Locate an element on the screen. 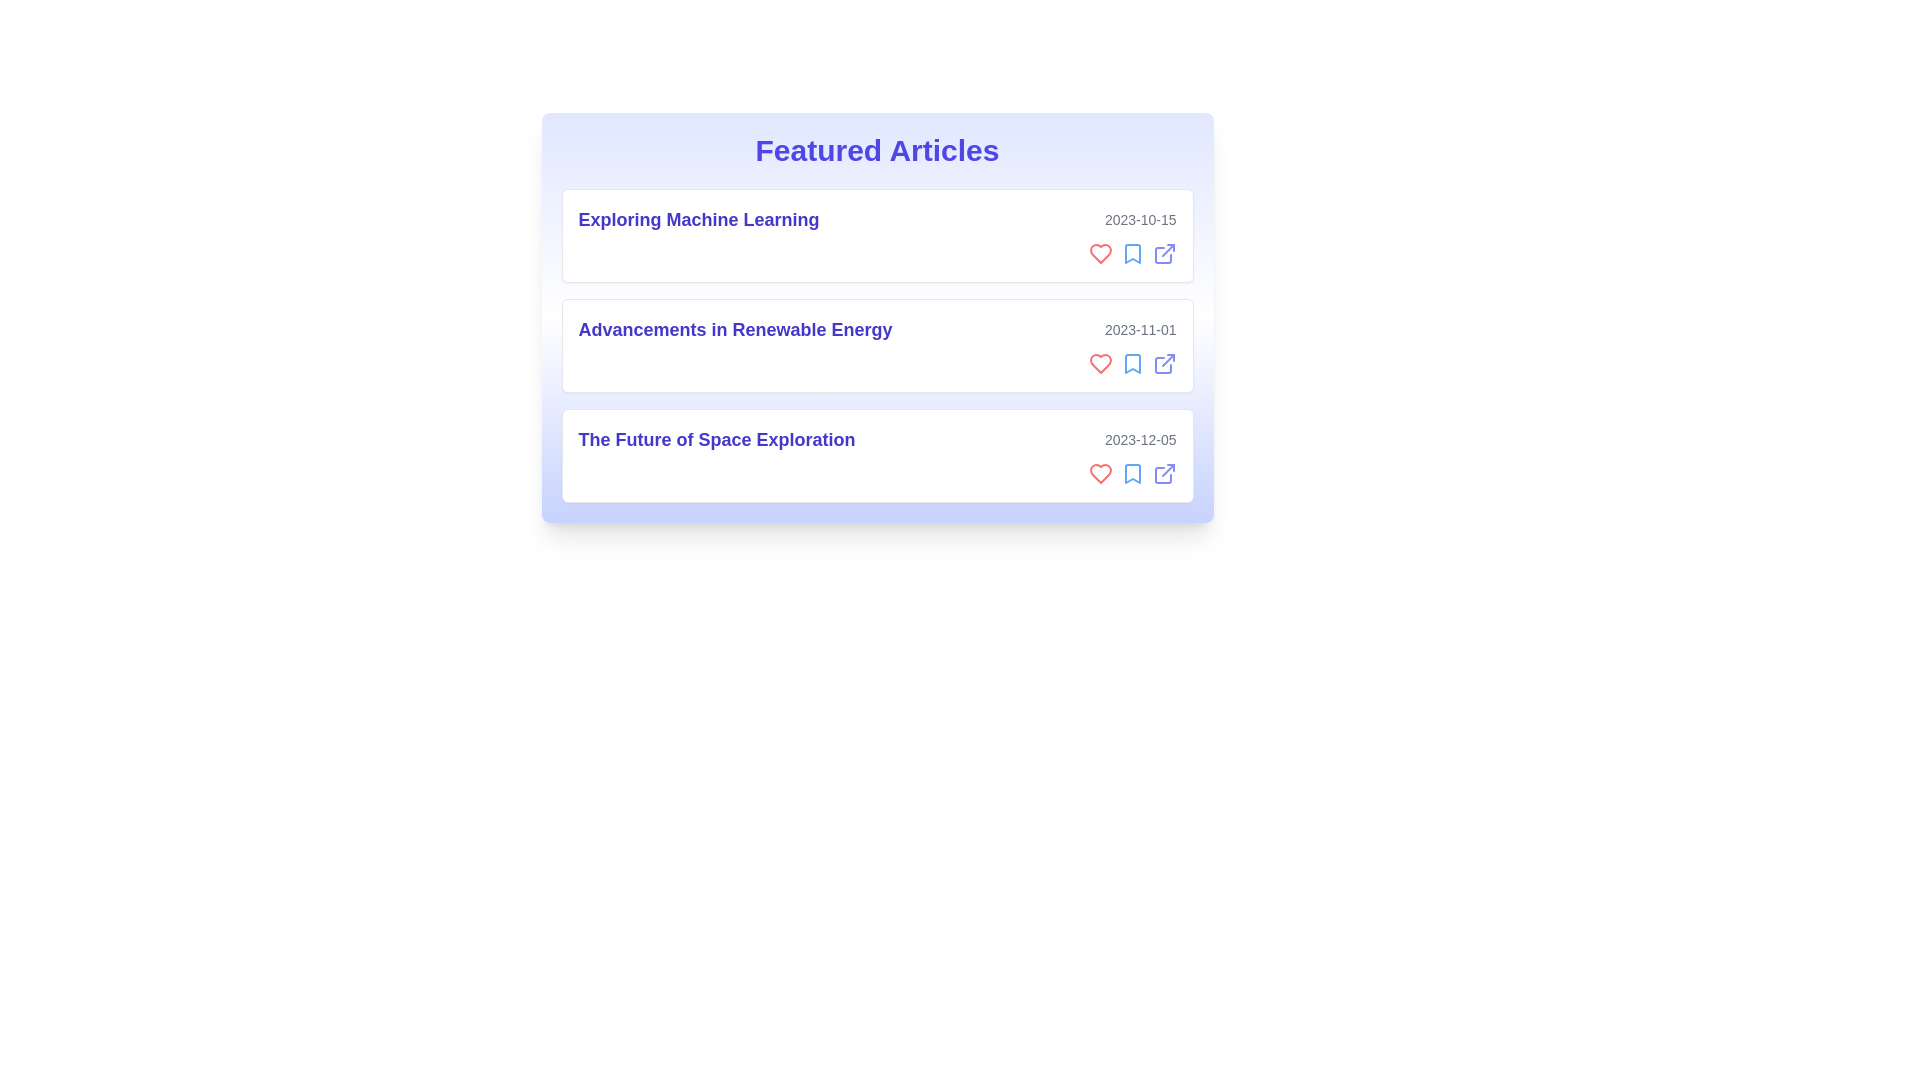 The image size is (1920, 1080). heart icon to like the article titled 'The Future of Space Exploration' is located at coordinates (1099, 474).